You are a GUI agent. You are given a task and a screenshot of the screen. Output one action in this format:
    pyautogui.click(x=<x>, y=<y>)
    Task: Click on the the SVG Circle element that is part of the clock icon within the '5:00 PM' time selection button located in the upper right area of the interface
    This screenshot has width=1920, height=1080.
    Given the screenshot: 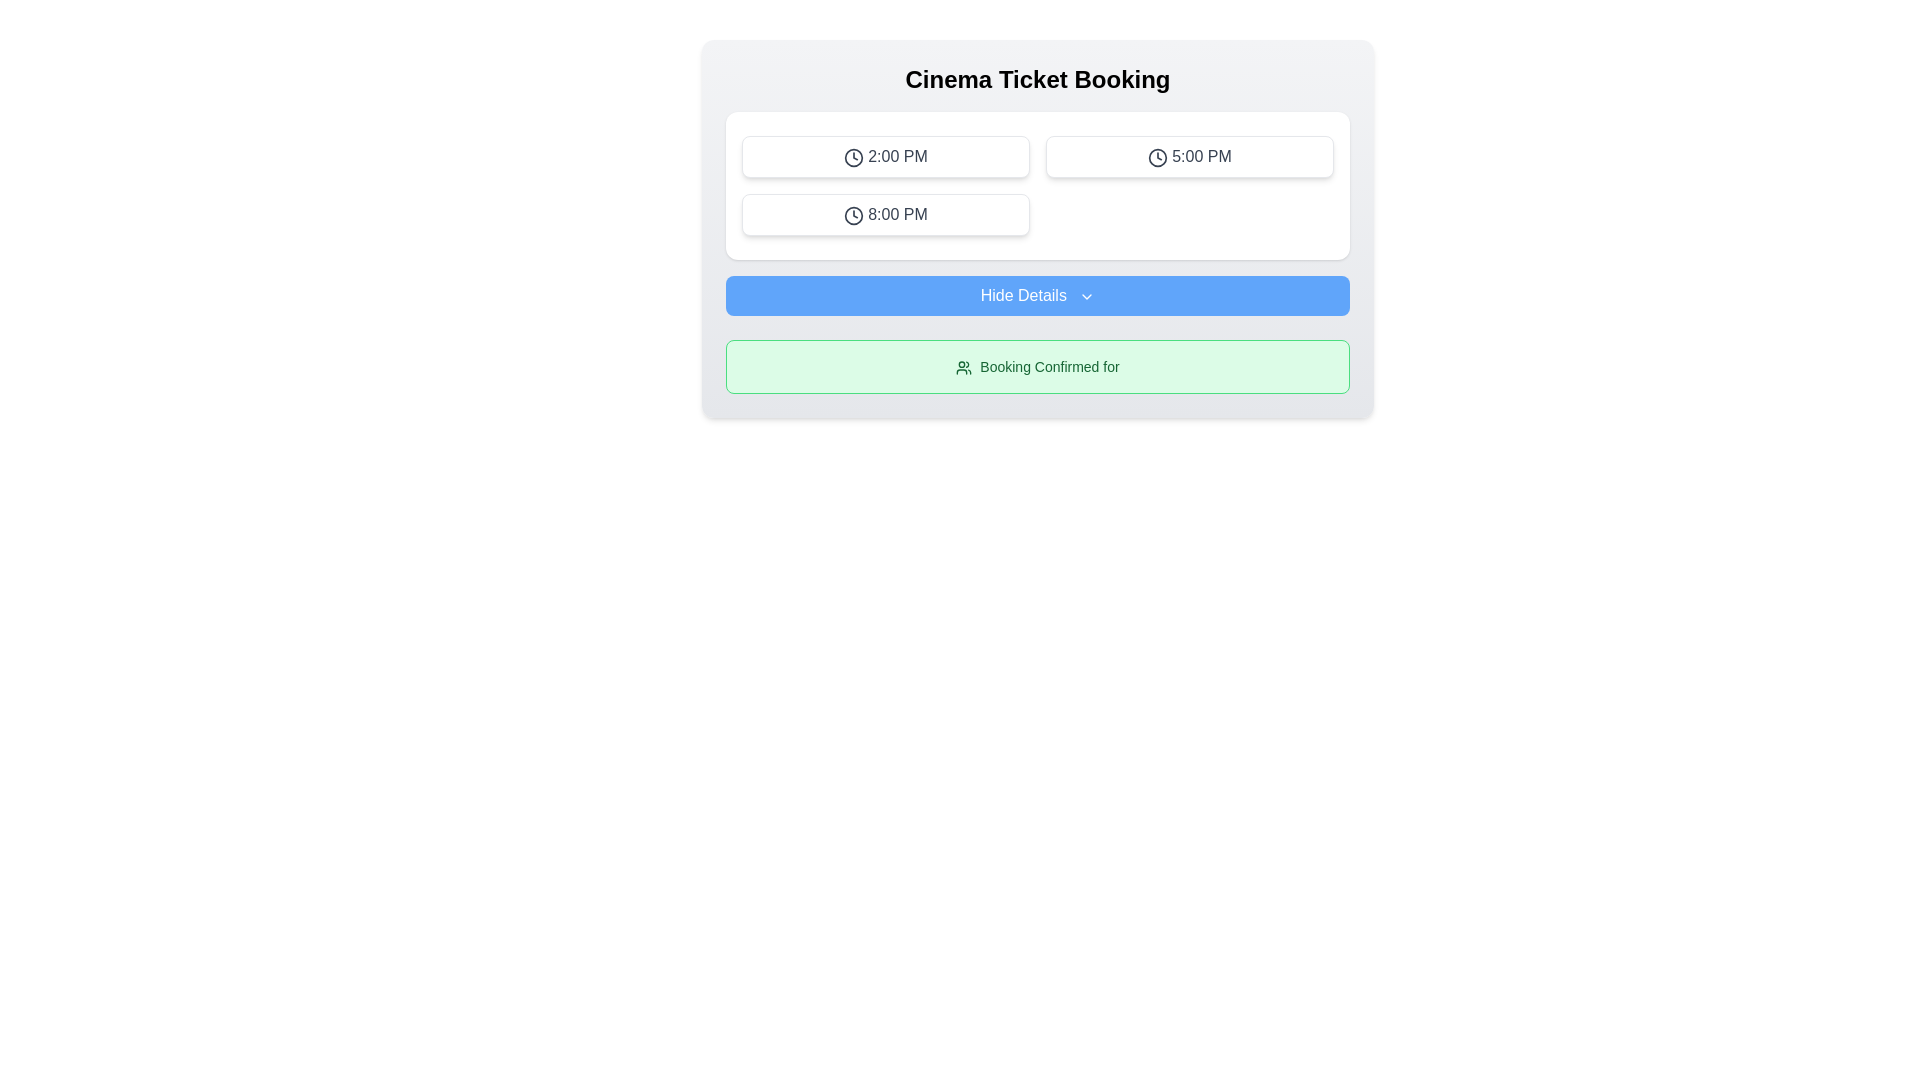 What is the action you would take?
    pyautogui.click(x=1158, y=156)
    